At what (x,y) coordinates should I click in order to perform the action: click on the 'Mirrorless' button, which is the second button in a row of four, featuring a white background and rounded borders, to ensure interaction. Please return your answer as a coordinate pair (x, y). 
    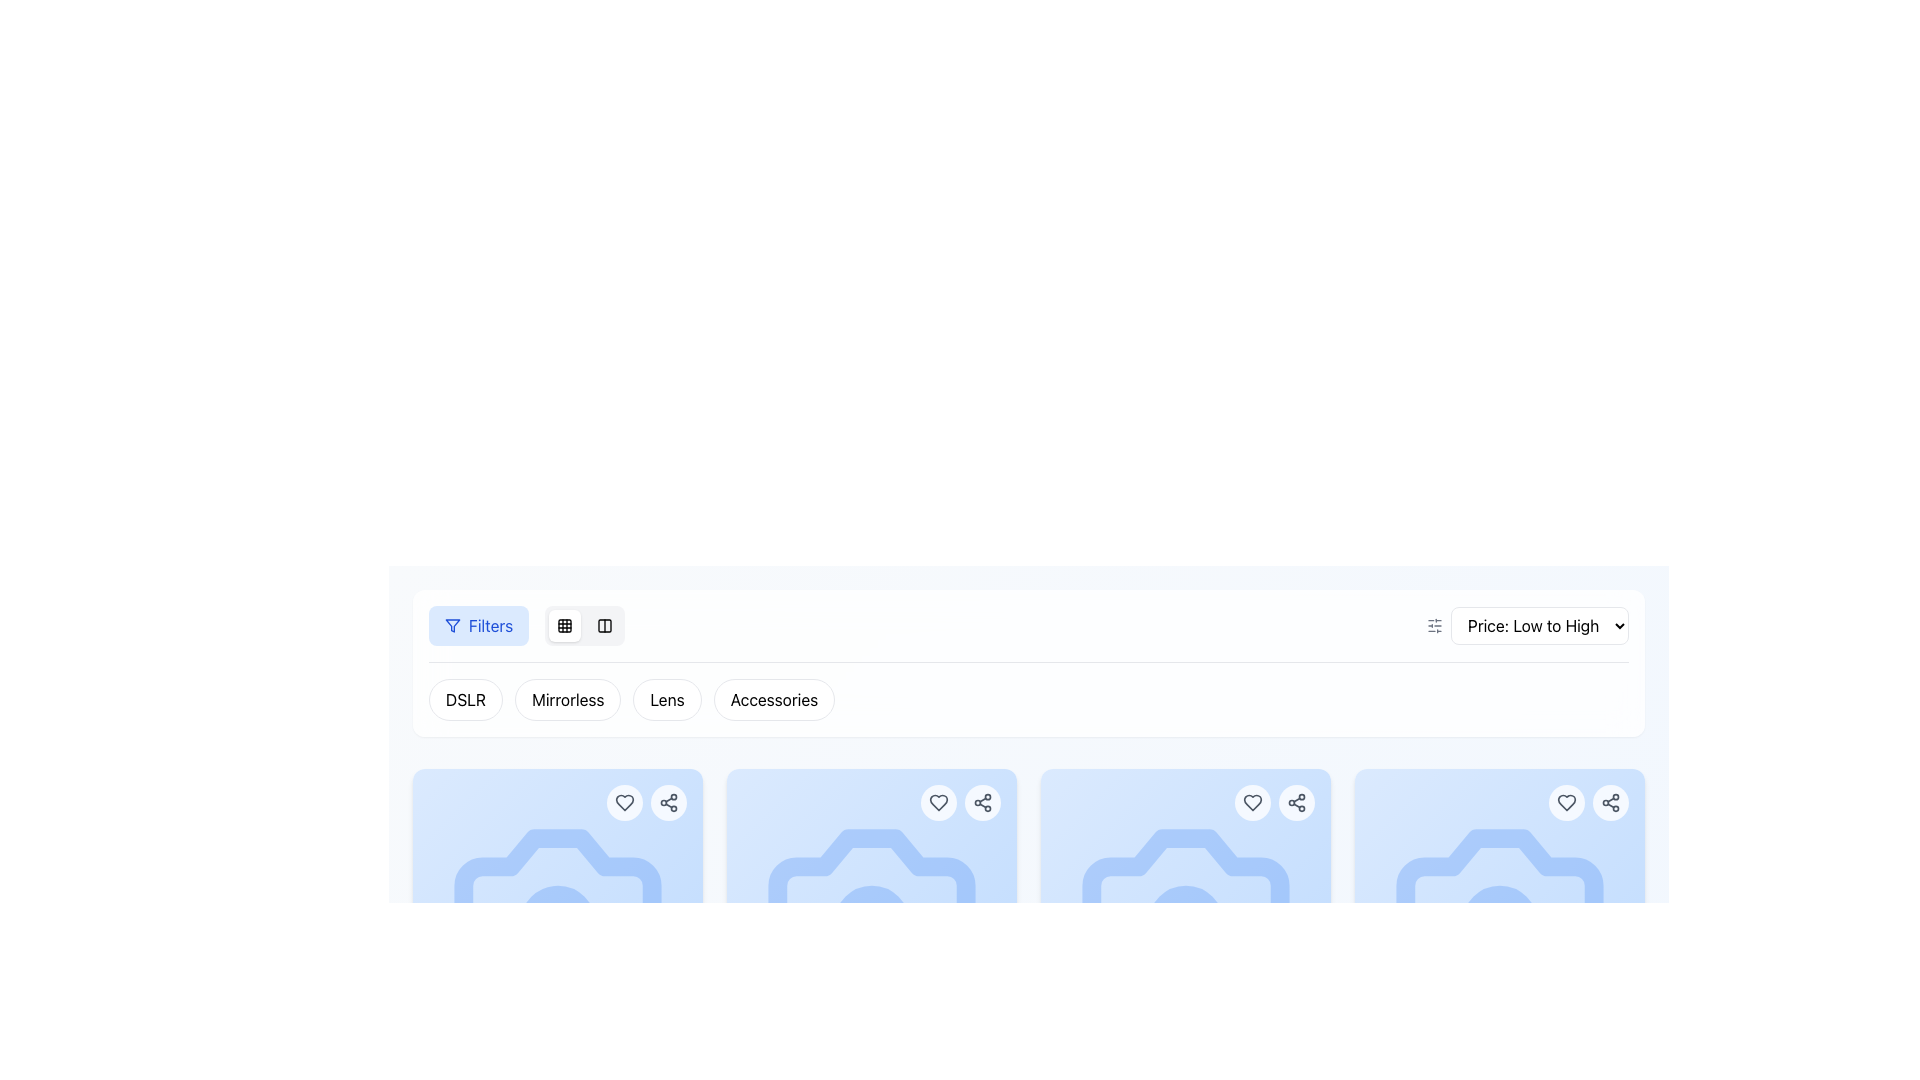
    Looking at the image, I should click on (567, 698).